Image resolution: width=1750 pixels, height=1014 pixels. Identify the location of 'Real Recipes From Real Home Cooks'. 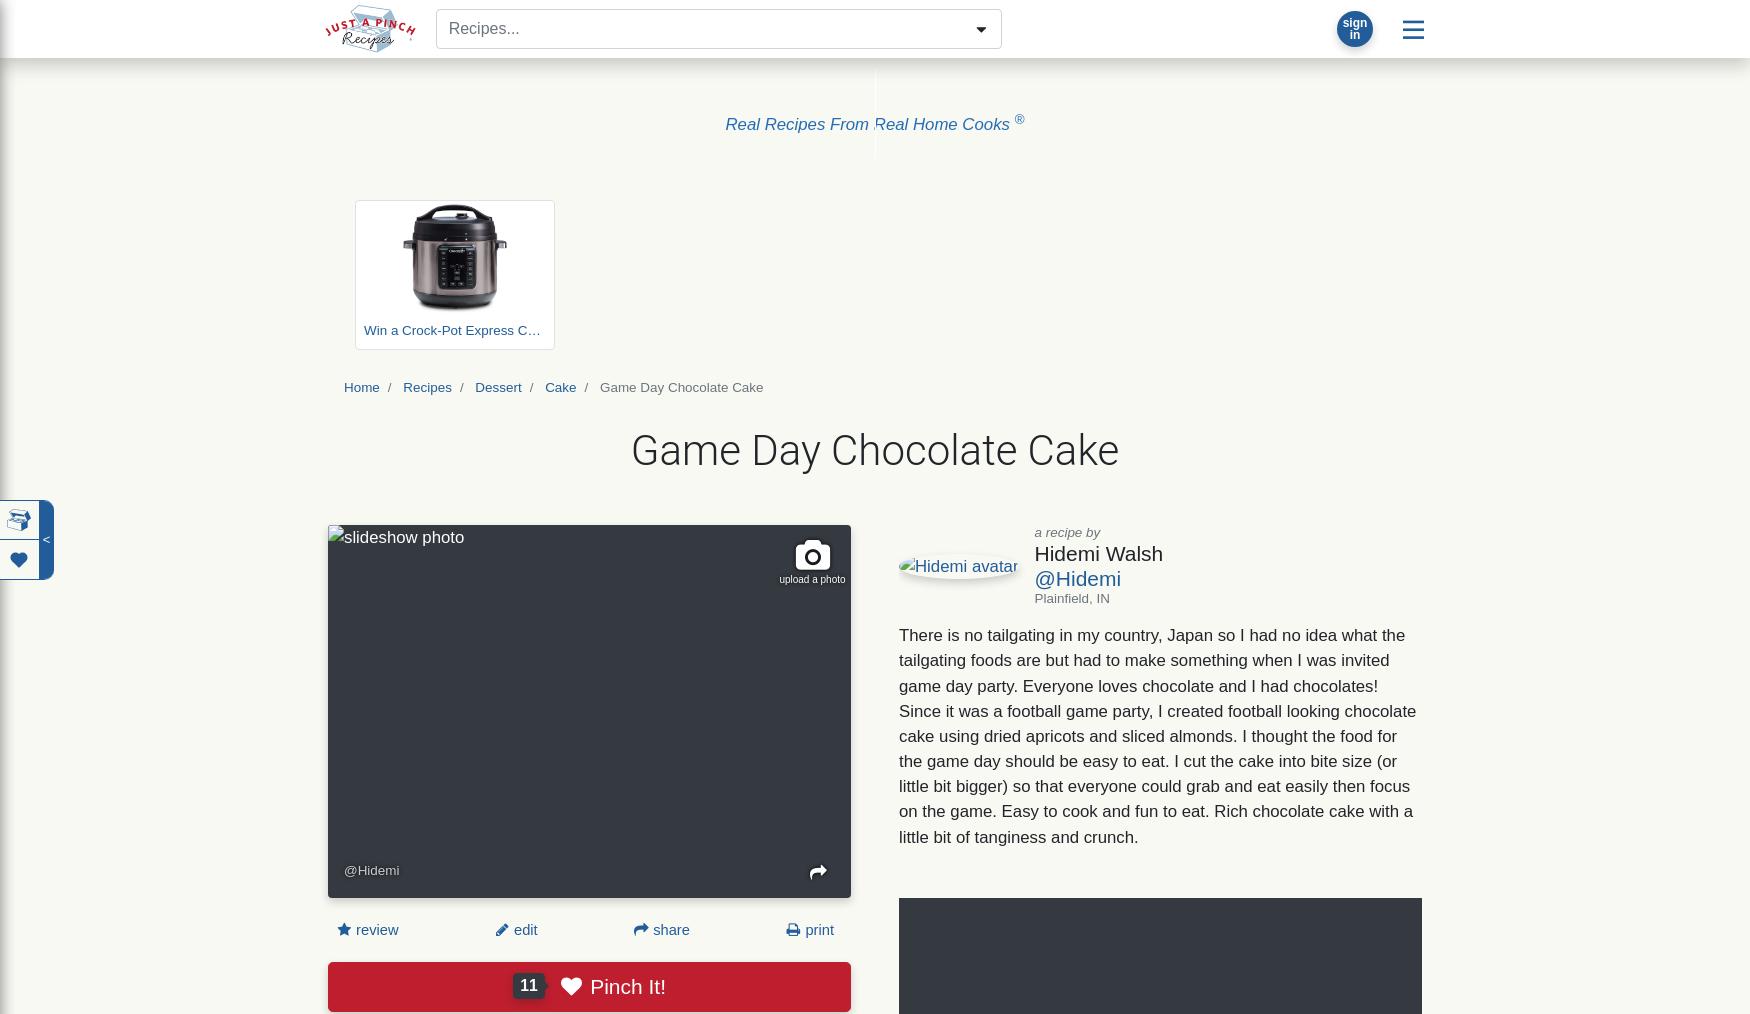
(725, 124).